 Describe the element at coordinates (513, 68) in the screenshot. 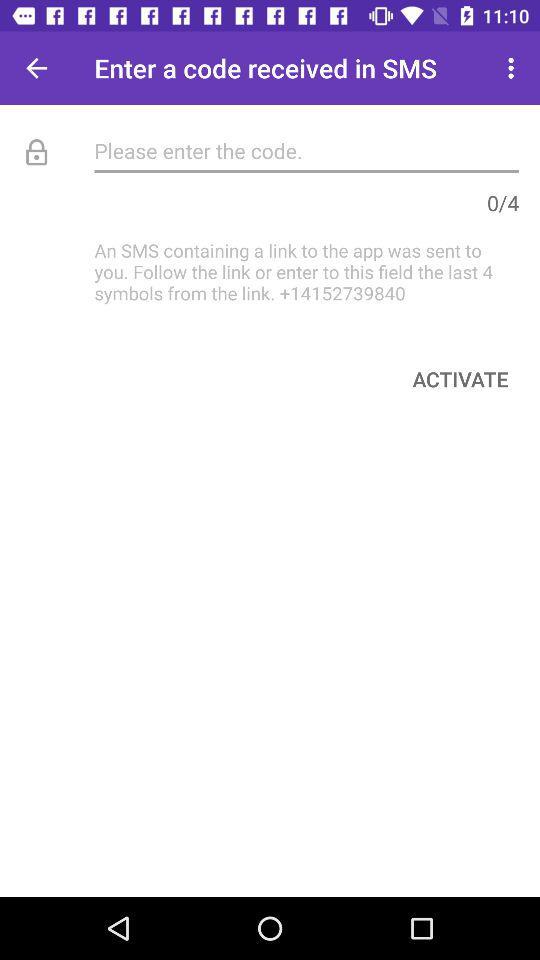

I see `item next to enter a code item` at that location.